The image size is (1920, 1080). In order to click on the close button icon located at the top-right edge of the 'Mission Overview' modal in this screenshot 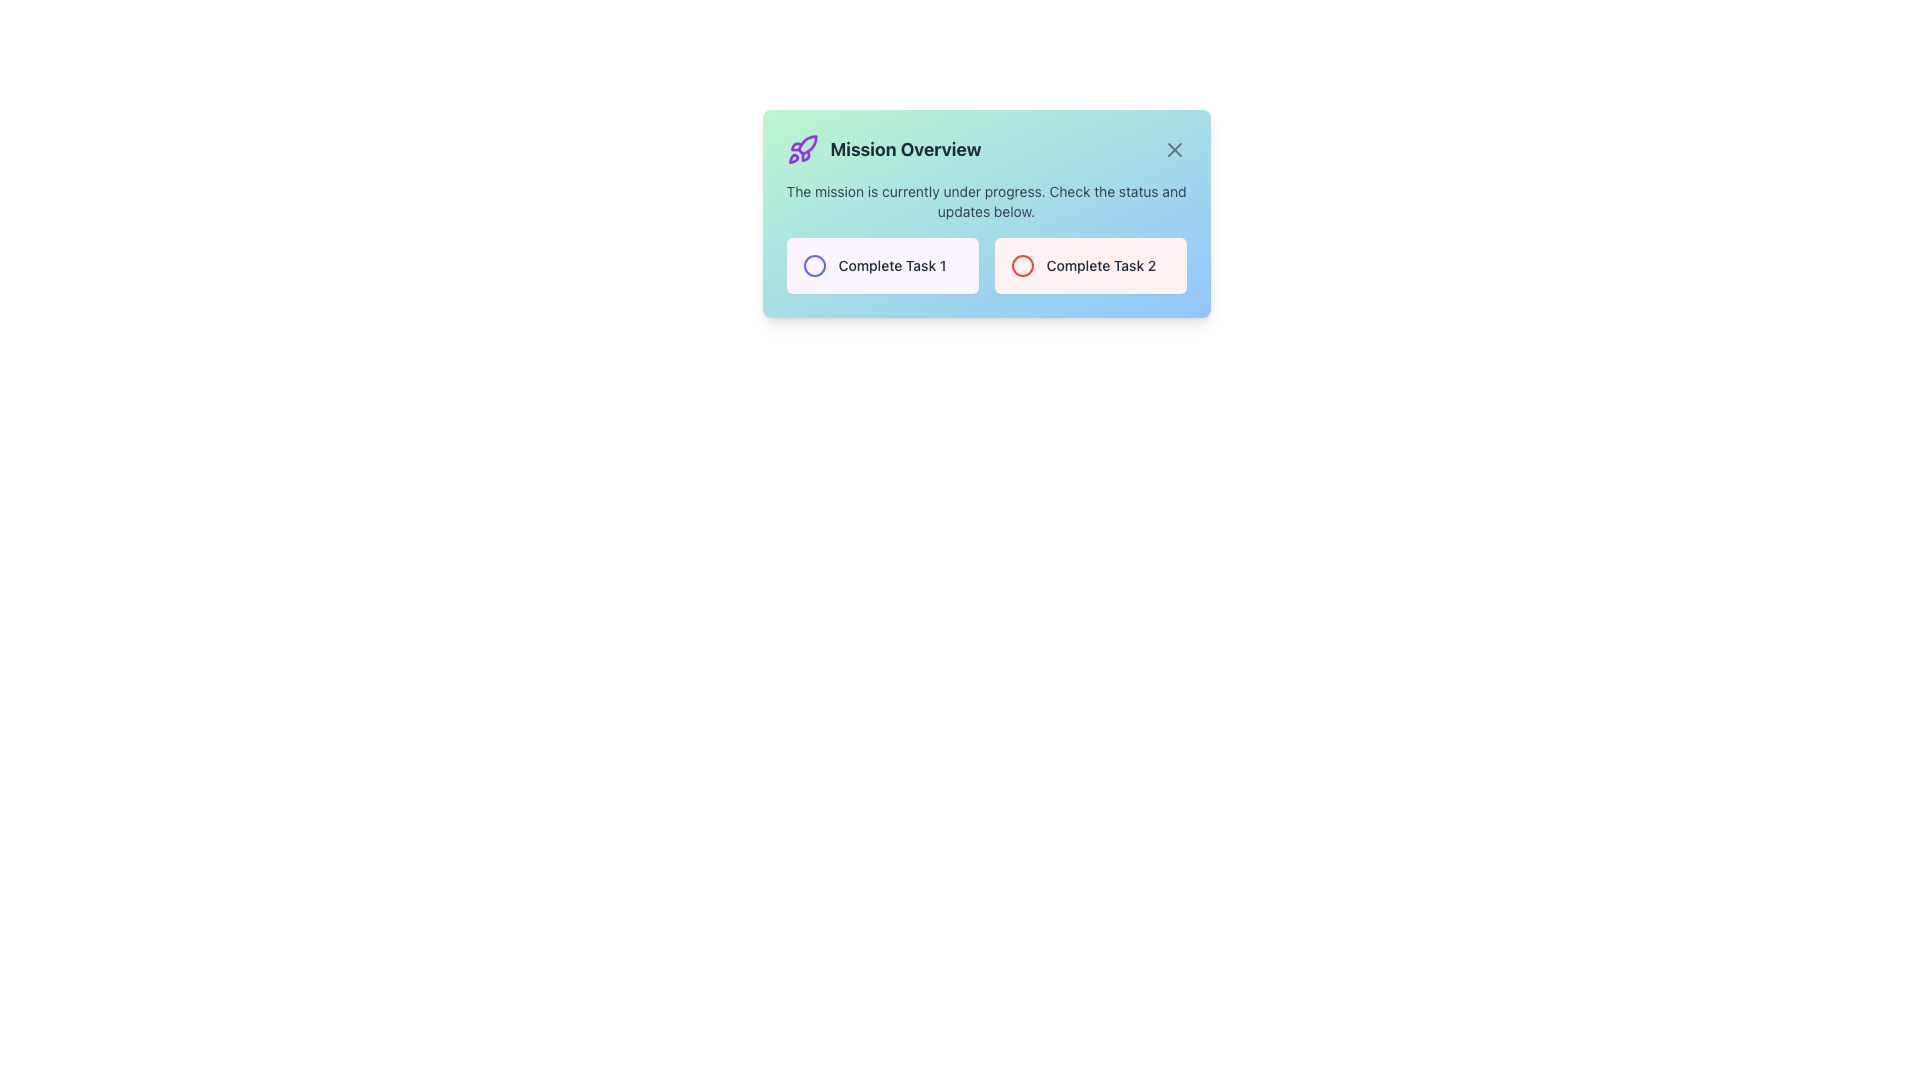, I will do `click(1174, 149)`.